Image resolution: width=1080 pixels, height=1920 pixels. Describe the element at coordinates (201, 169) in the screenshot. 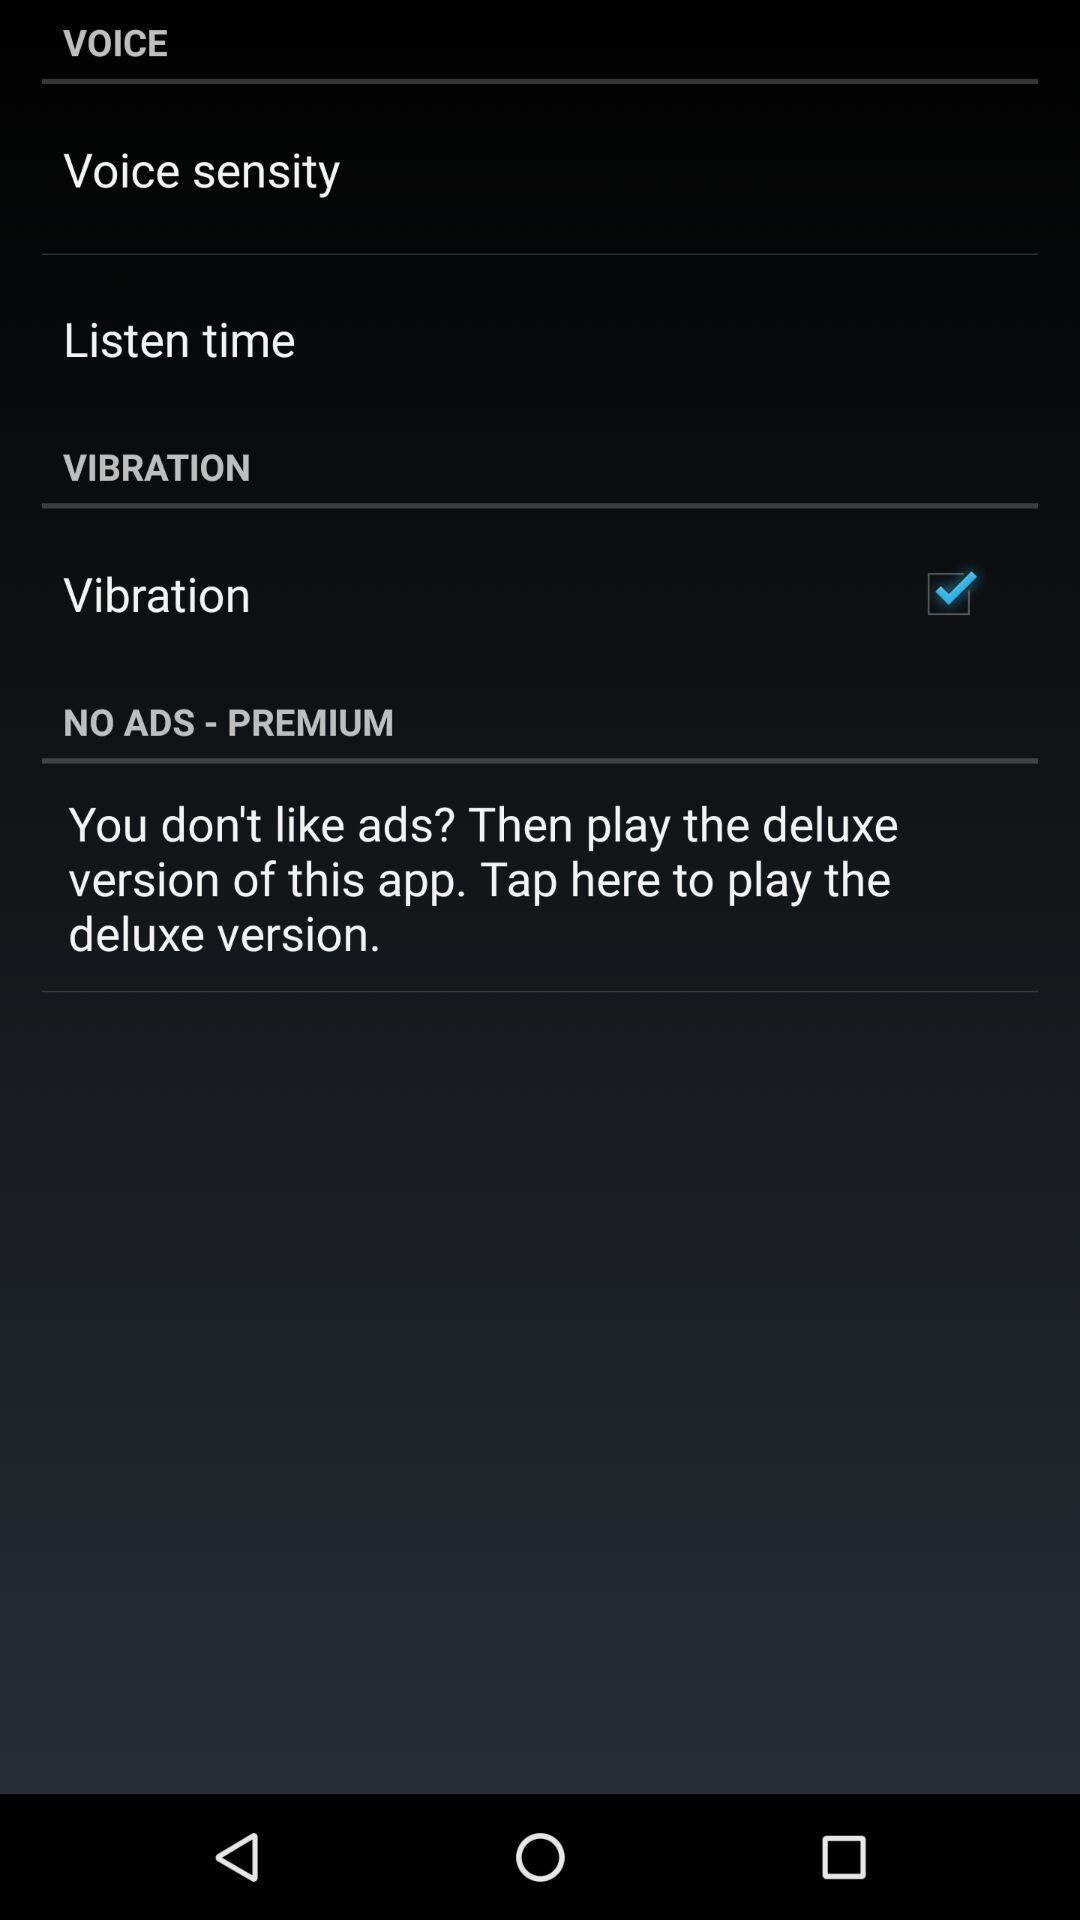

I see `the voice sensity` at that location.